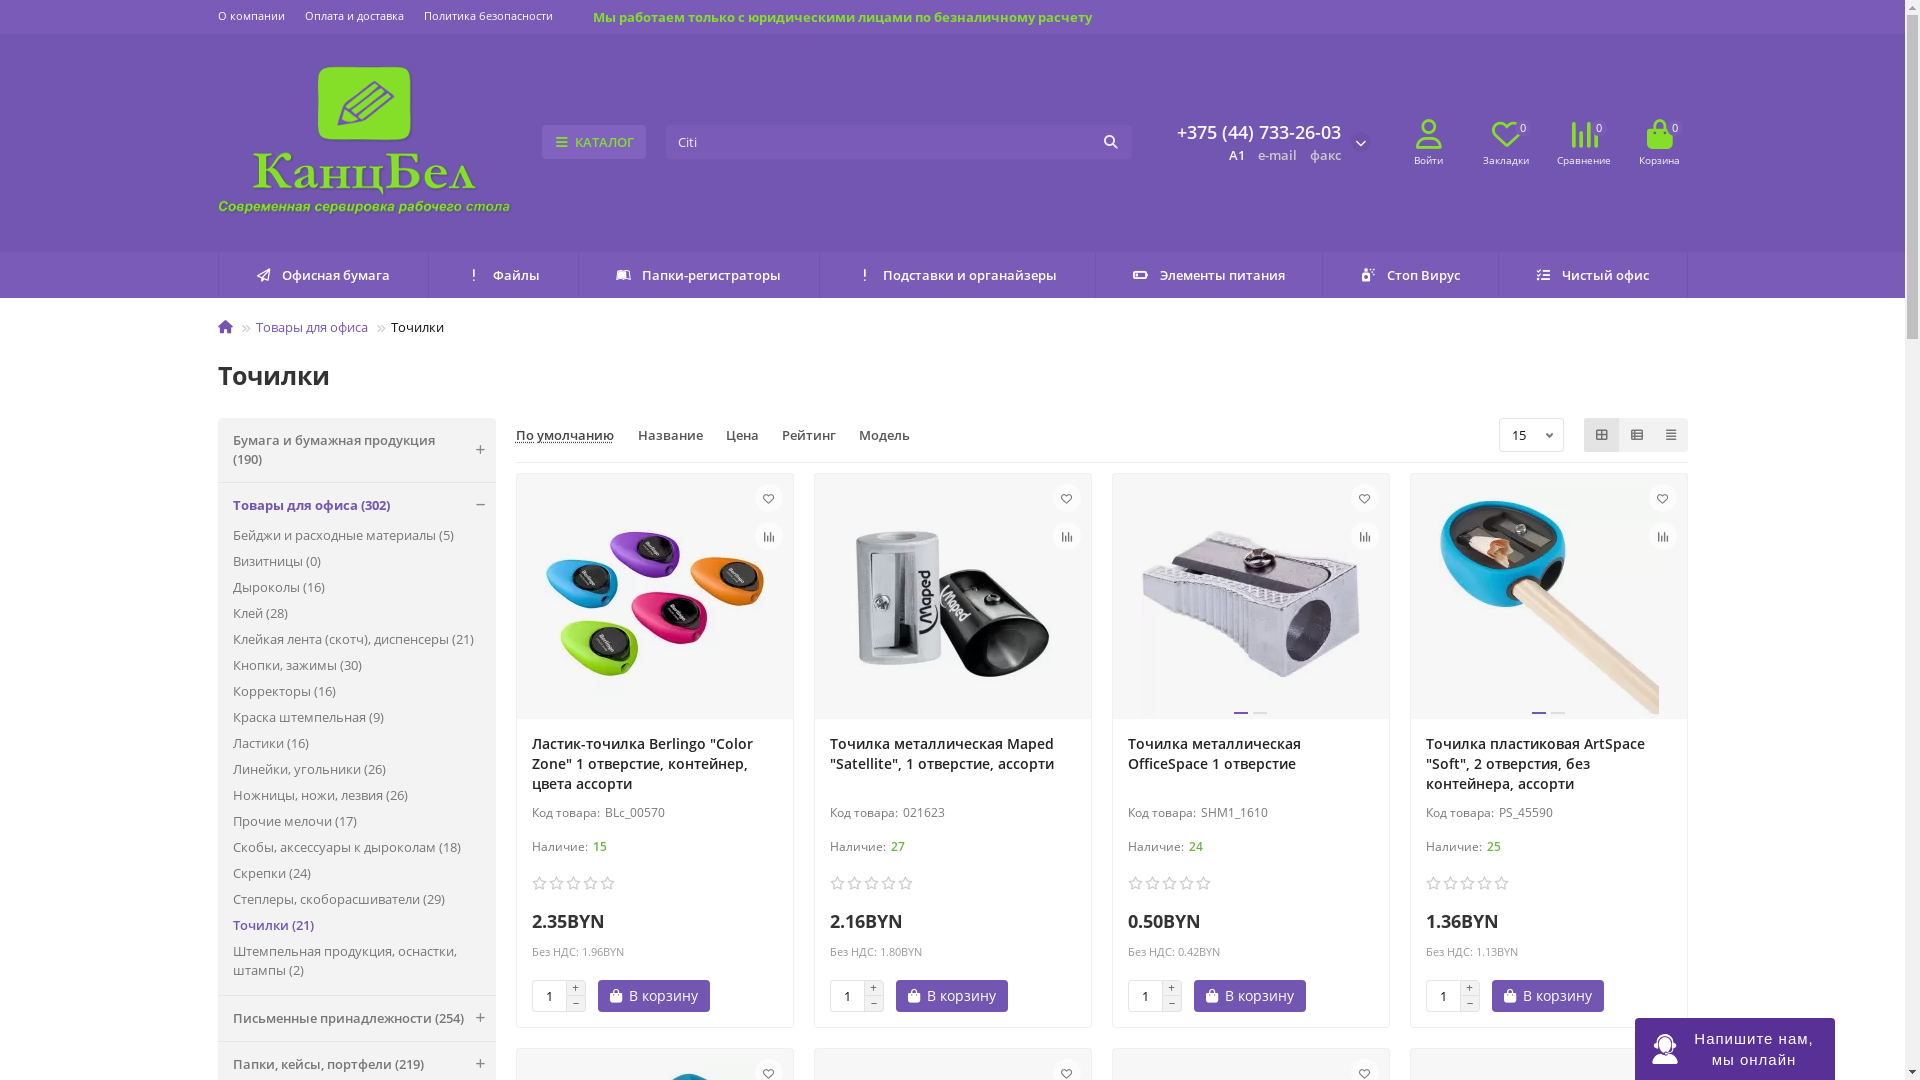  Describe the element at coordinates (1256, 131) in the screenshot. I see `'+375 (44) 733-26-03'` at that location.